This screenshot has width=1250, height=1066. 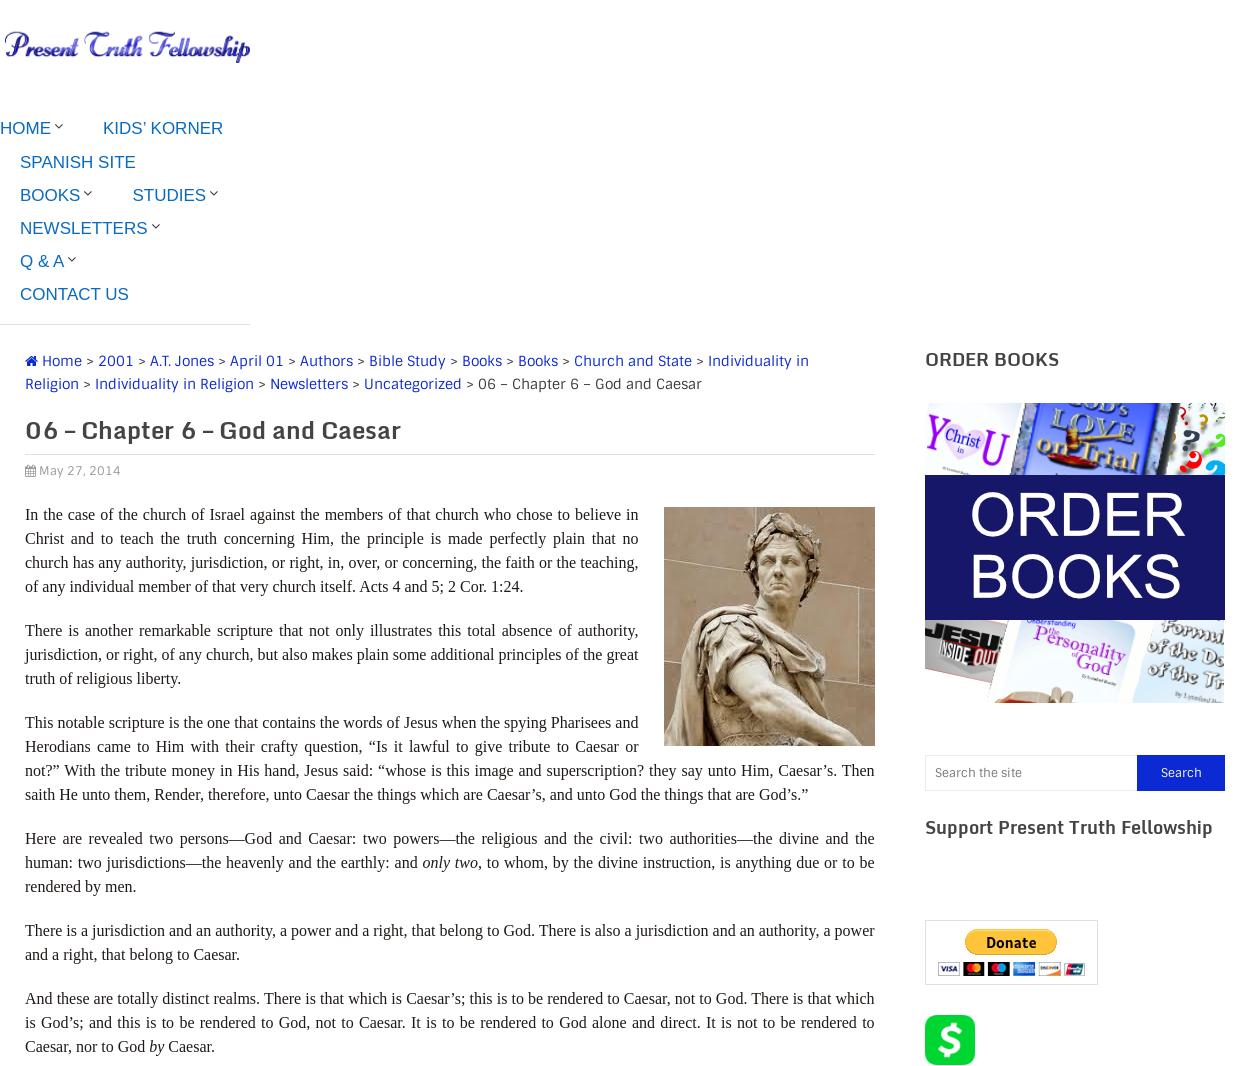 What do you see at coordinates (448, 849) in the screenshot?
I see `'Here are revealed two persons—God and Caesar: two powers—the religious and the civil: two authorities—the divine and the human: two jurisdictions—the heavenly and the earthly: and'` at bounding box center [448, 849].